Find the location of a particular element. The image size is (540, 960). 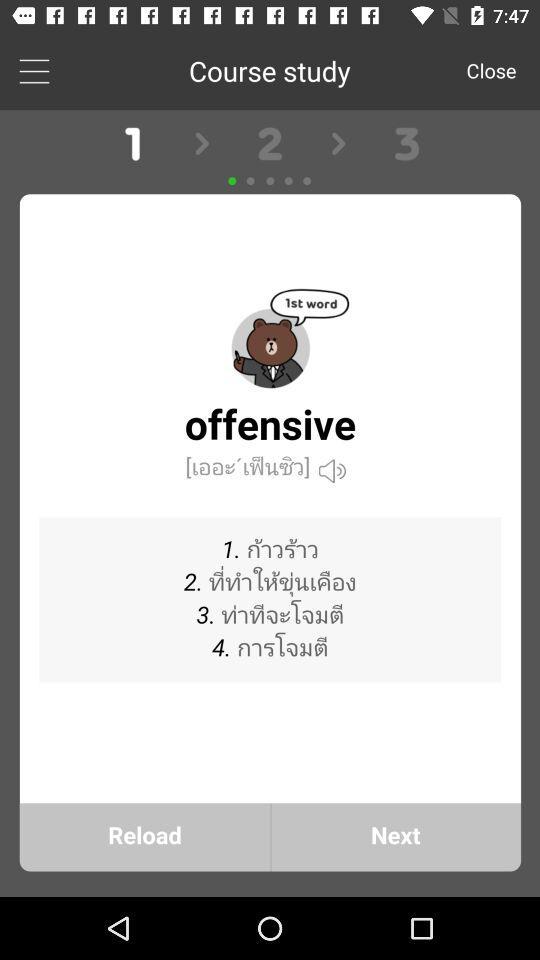

the menu icon is located at coordinates (33, 70).